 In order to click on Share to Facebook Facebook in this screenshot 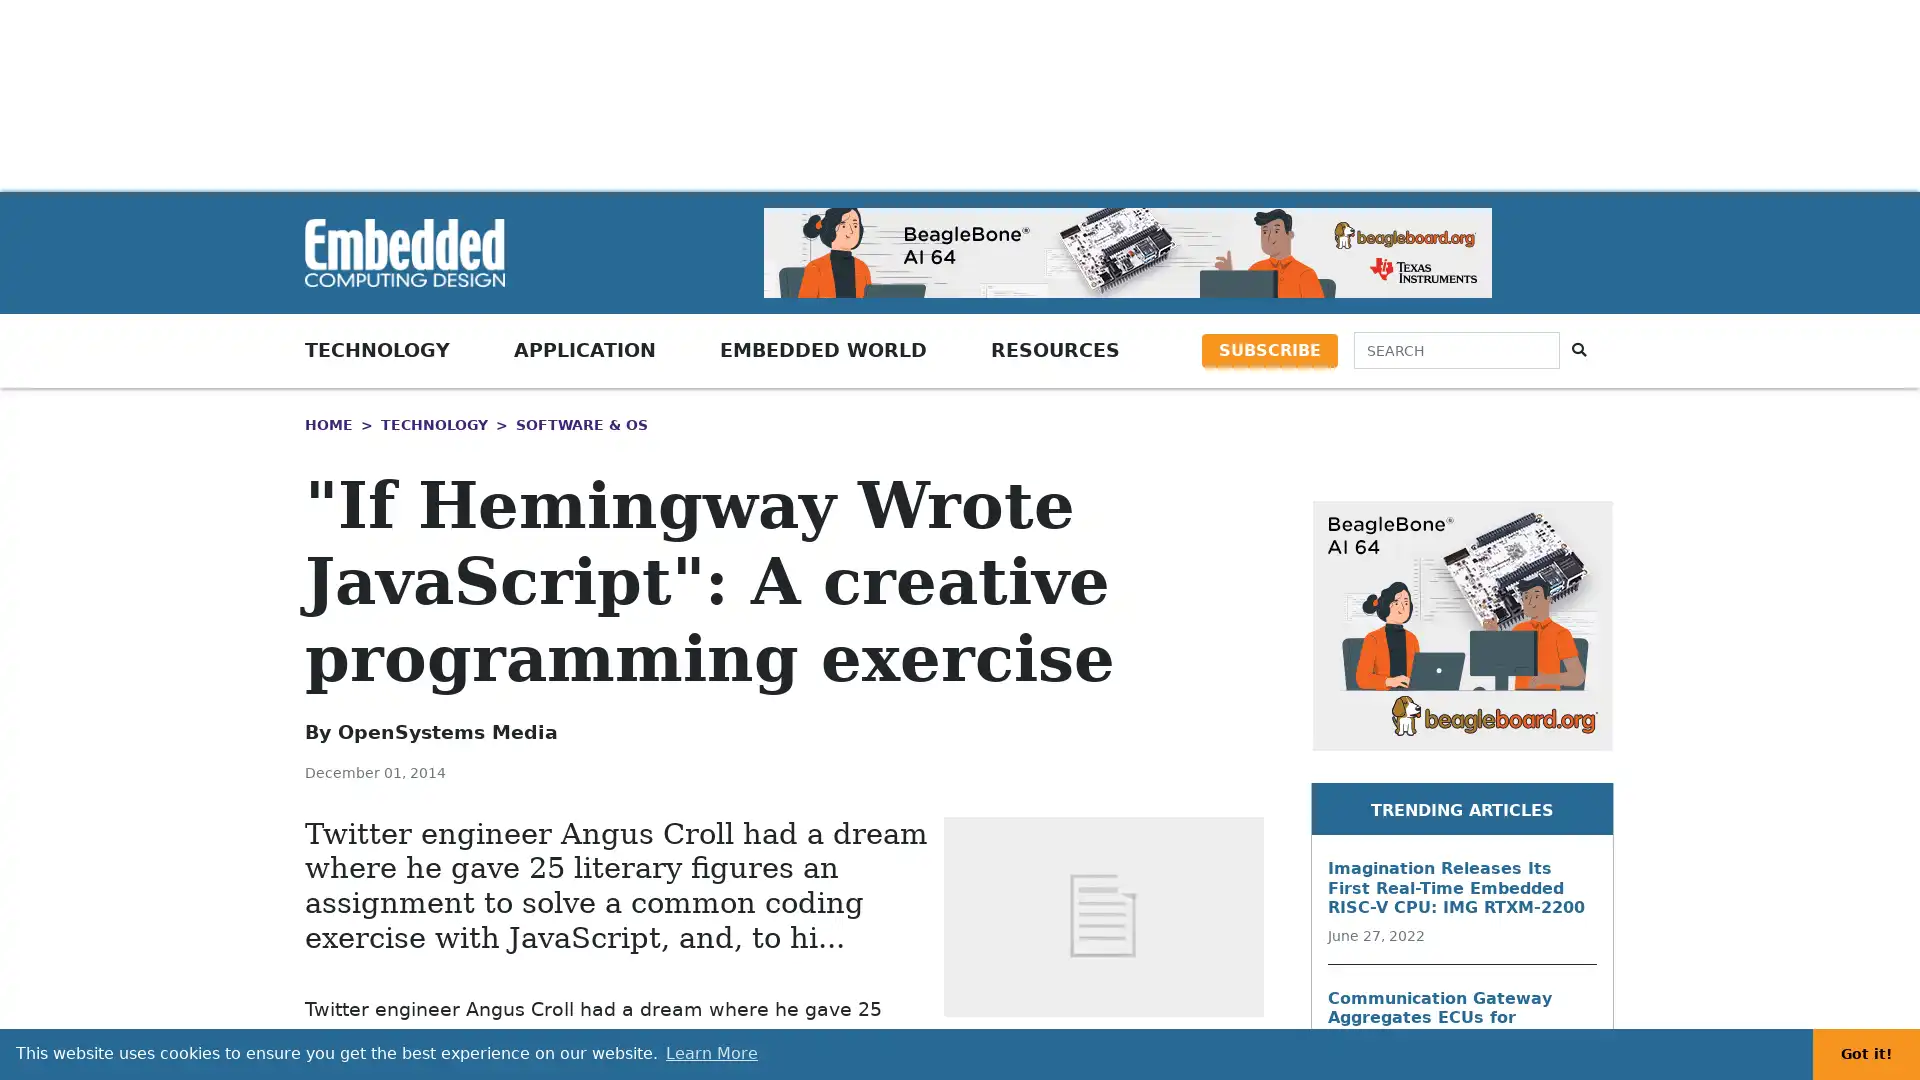, I will do `click(578, 744)`.